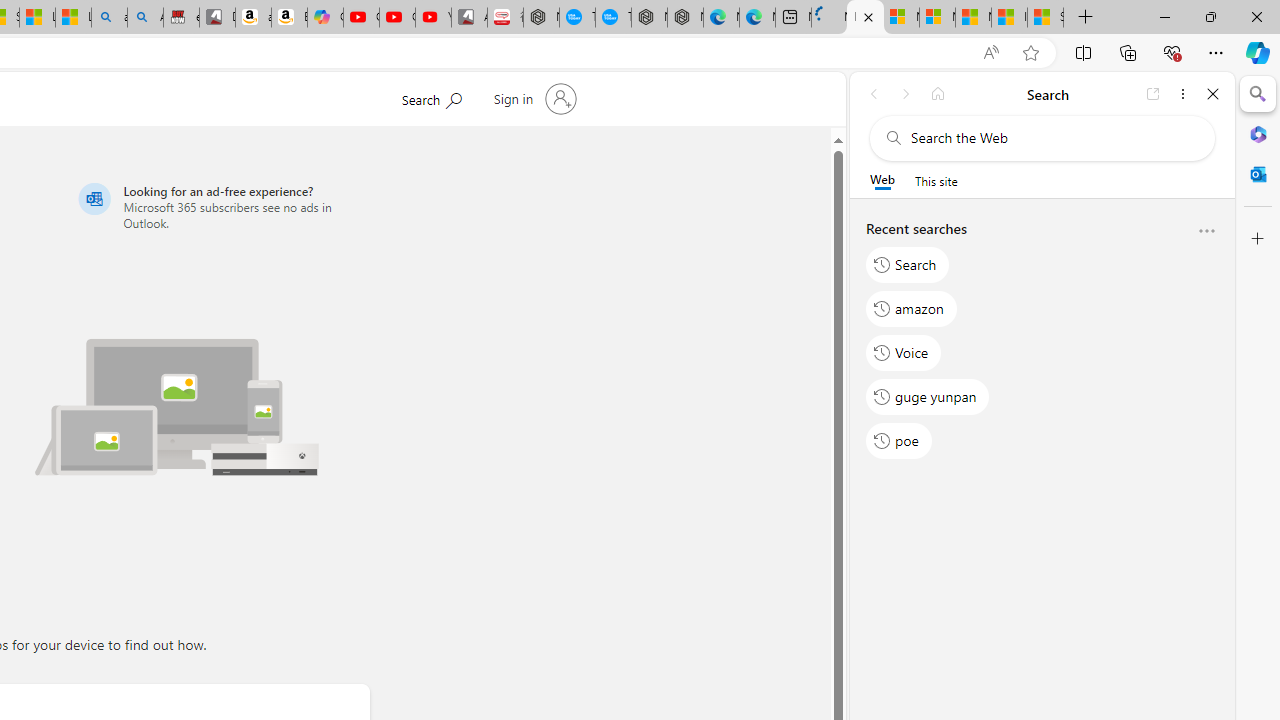 The image size is (1280, 720). Describe the element at coordinates (252, 17) in the screenshot. I see `'amazon.in/dp/B0CX59H5W7/?tag=gsmcom05-21'` at that location.